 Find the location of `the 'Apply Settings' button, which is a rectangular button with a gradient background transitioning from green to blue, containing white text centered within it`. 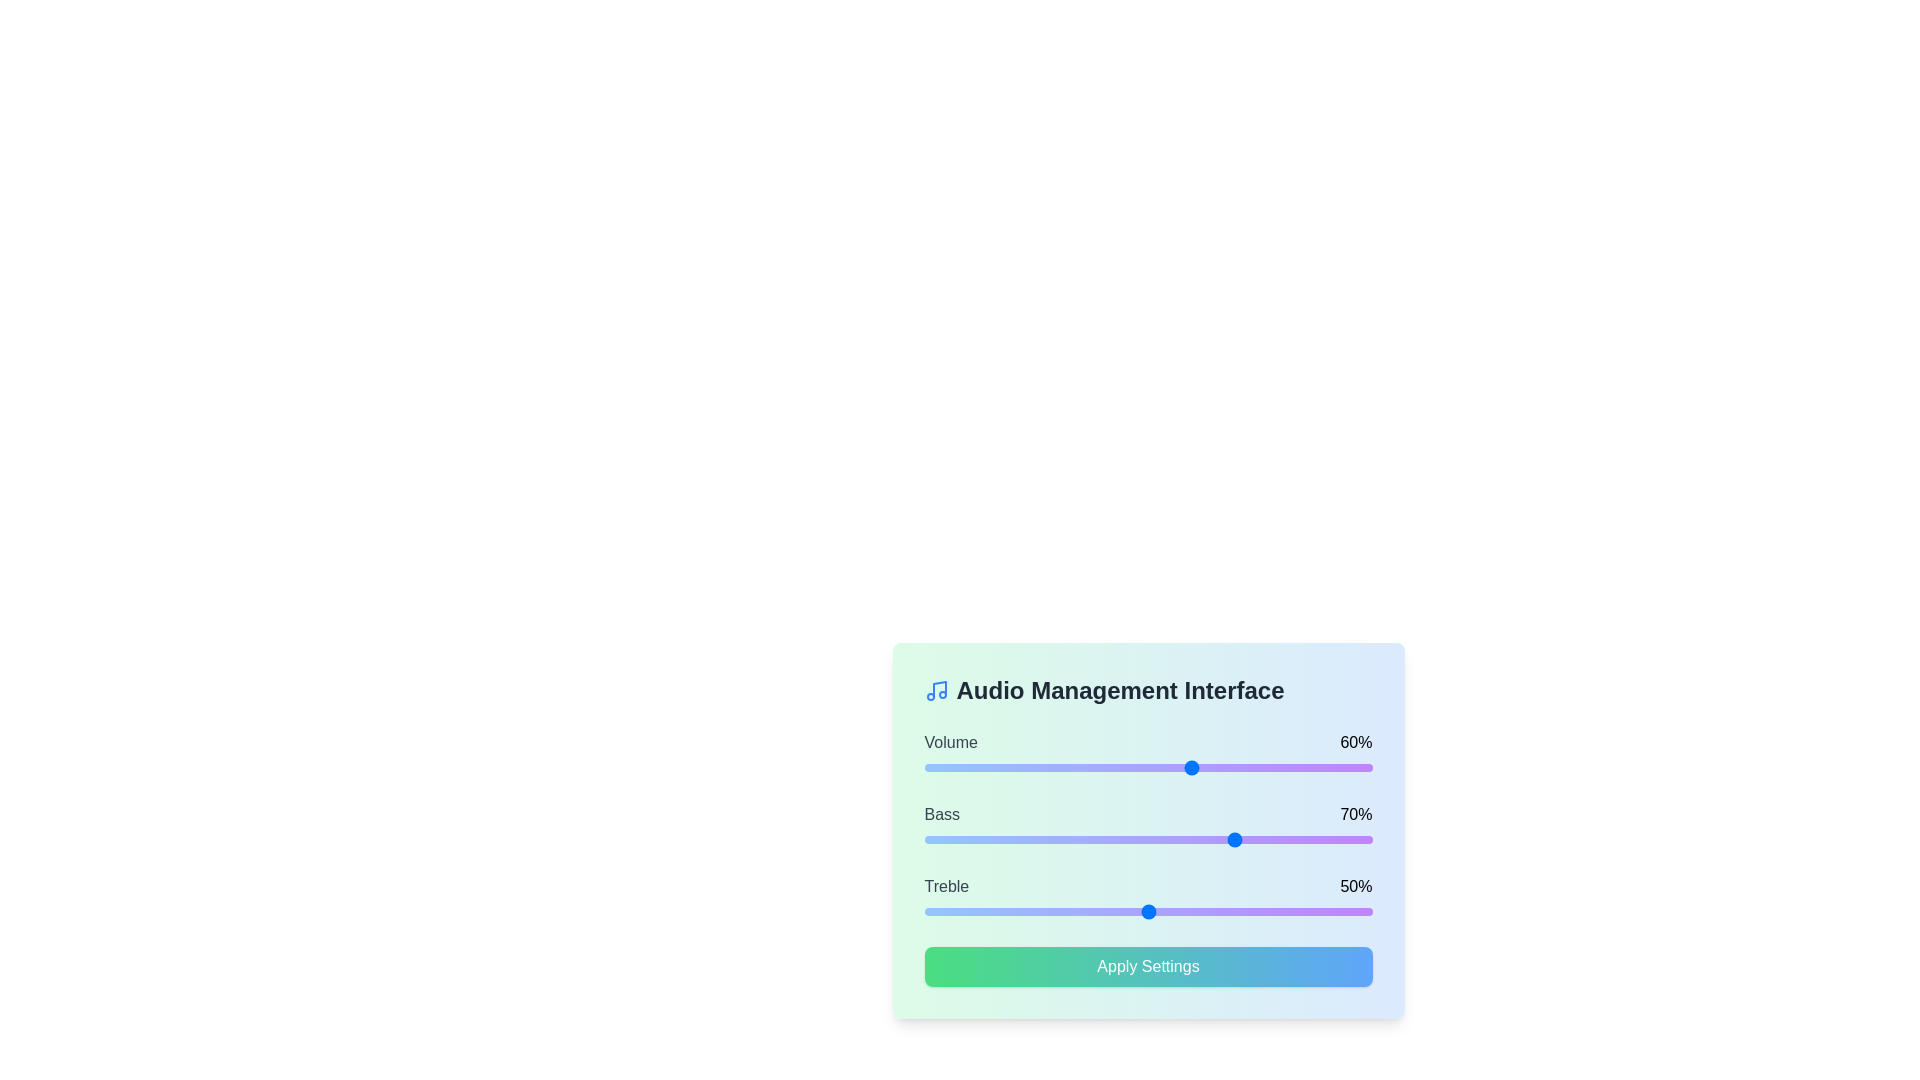

the 'Apply Settings' button, which is a rectangular button with a gradient background transitioning from green to blue, containing white text centered within it is located at coordinates (1148, 966).